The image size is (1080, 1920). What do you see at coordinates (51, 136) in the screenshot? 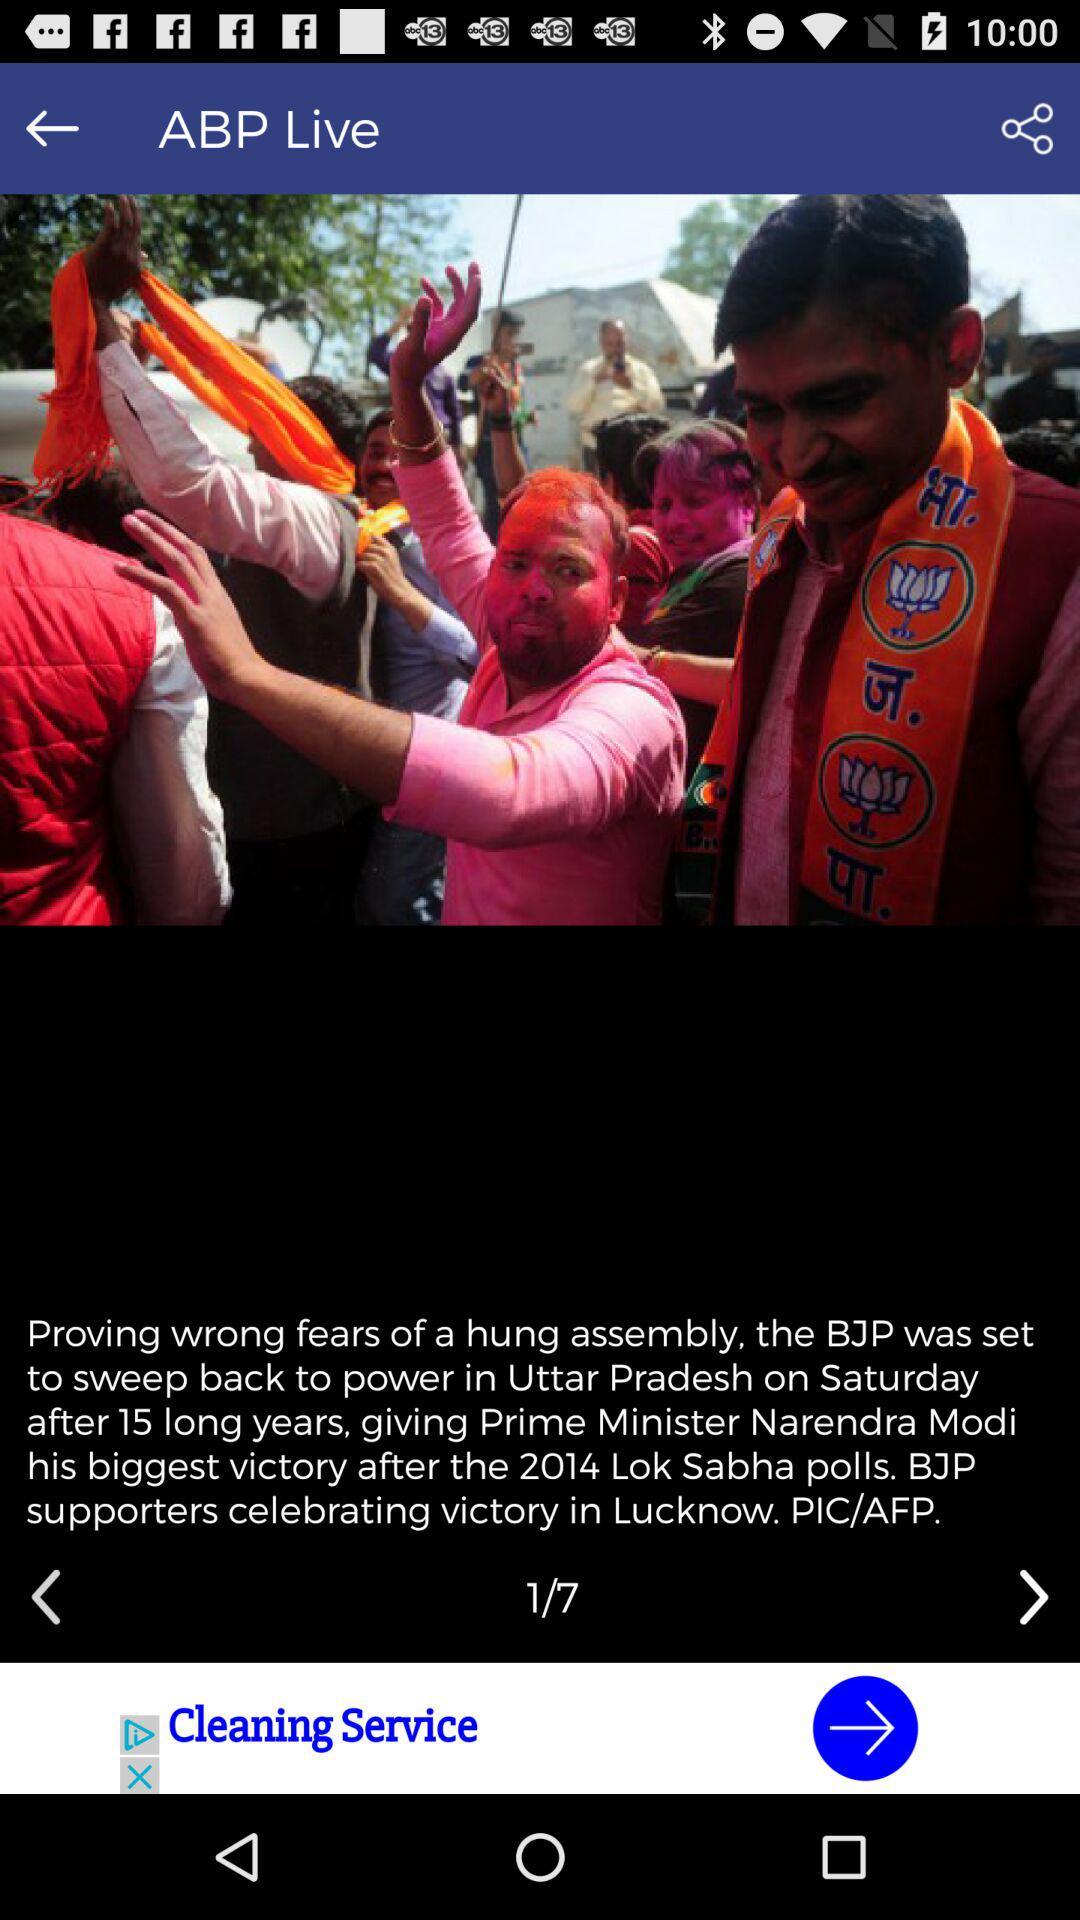
I see `the arrow_backward icon` at bounding box center [51, 136].